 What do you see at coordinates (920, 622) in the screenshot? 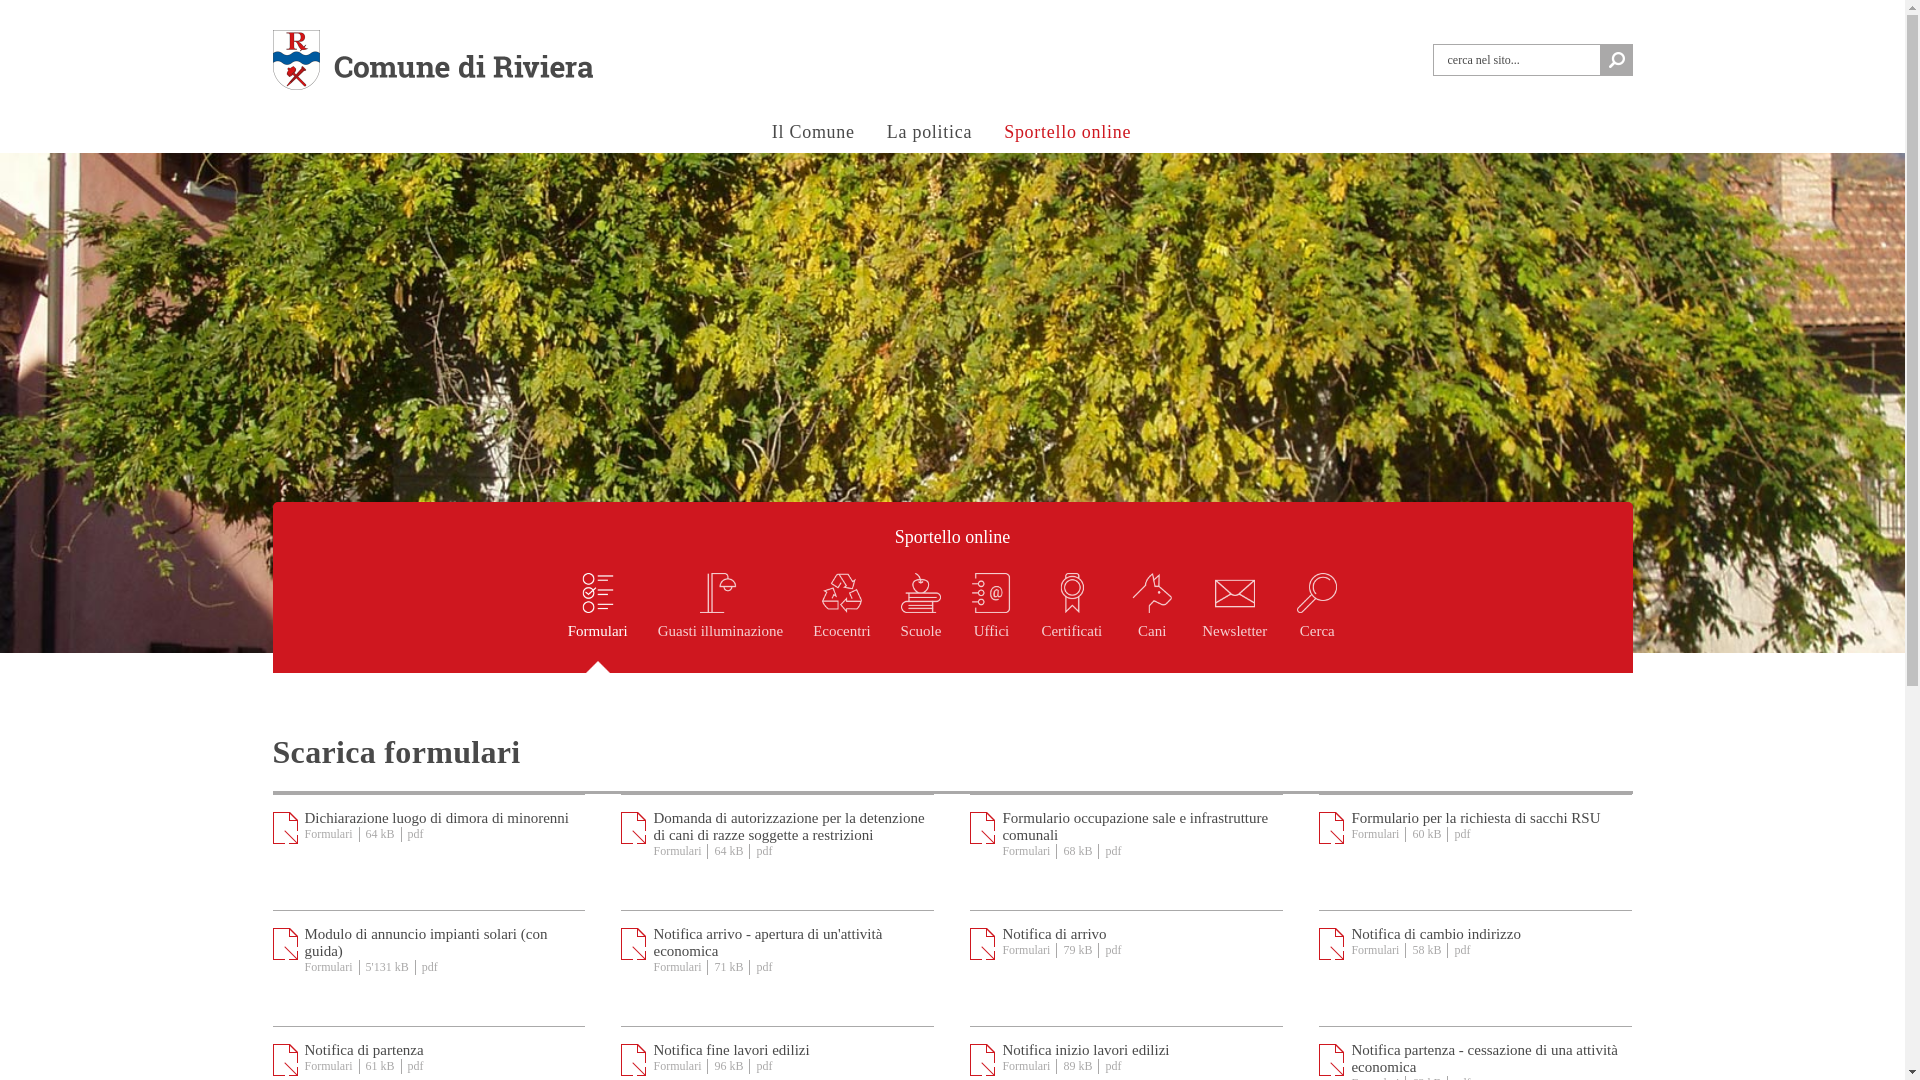
I see `'Scuole'` at bounding box center [920, 622].